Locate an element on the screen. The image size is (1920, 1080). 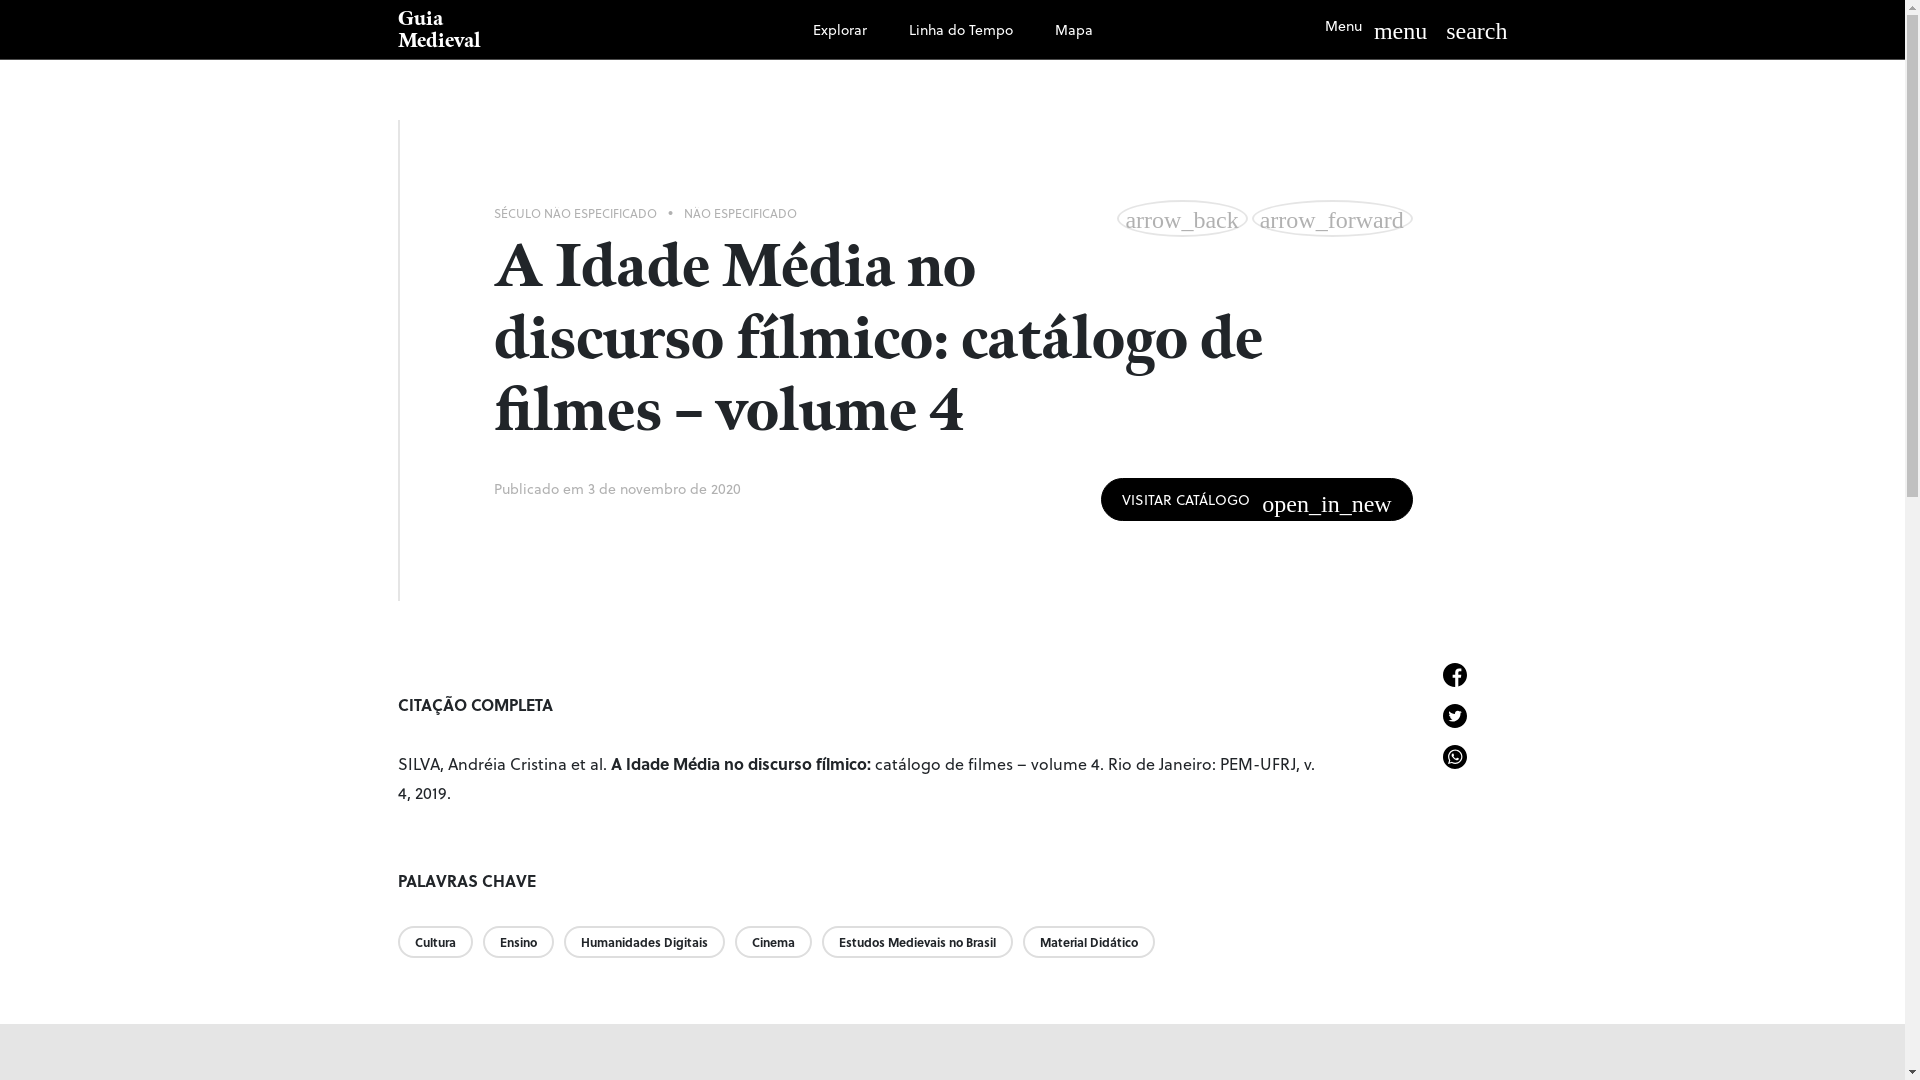
'Ensino' is located at coordinates (522, 940).